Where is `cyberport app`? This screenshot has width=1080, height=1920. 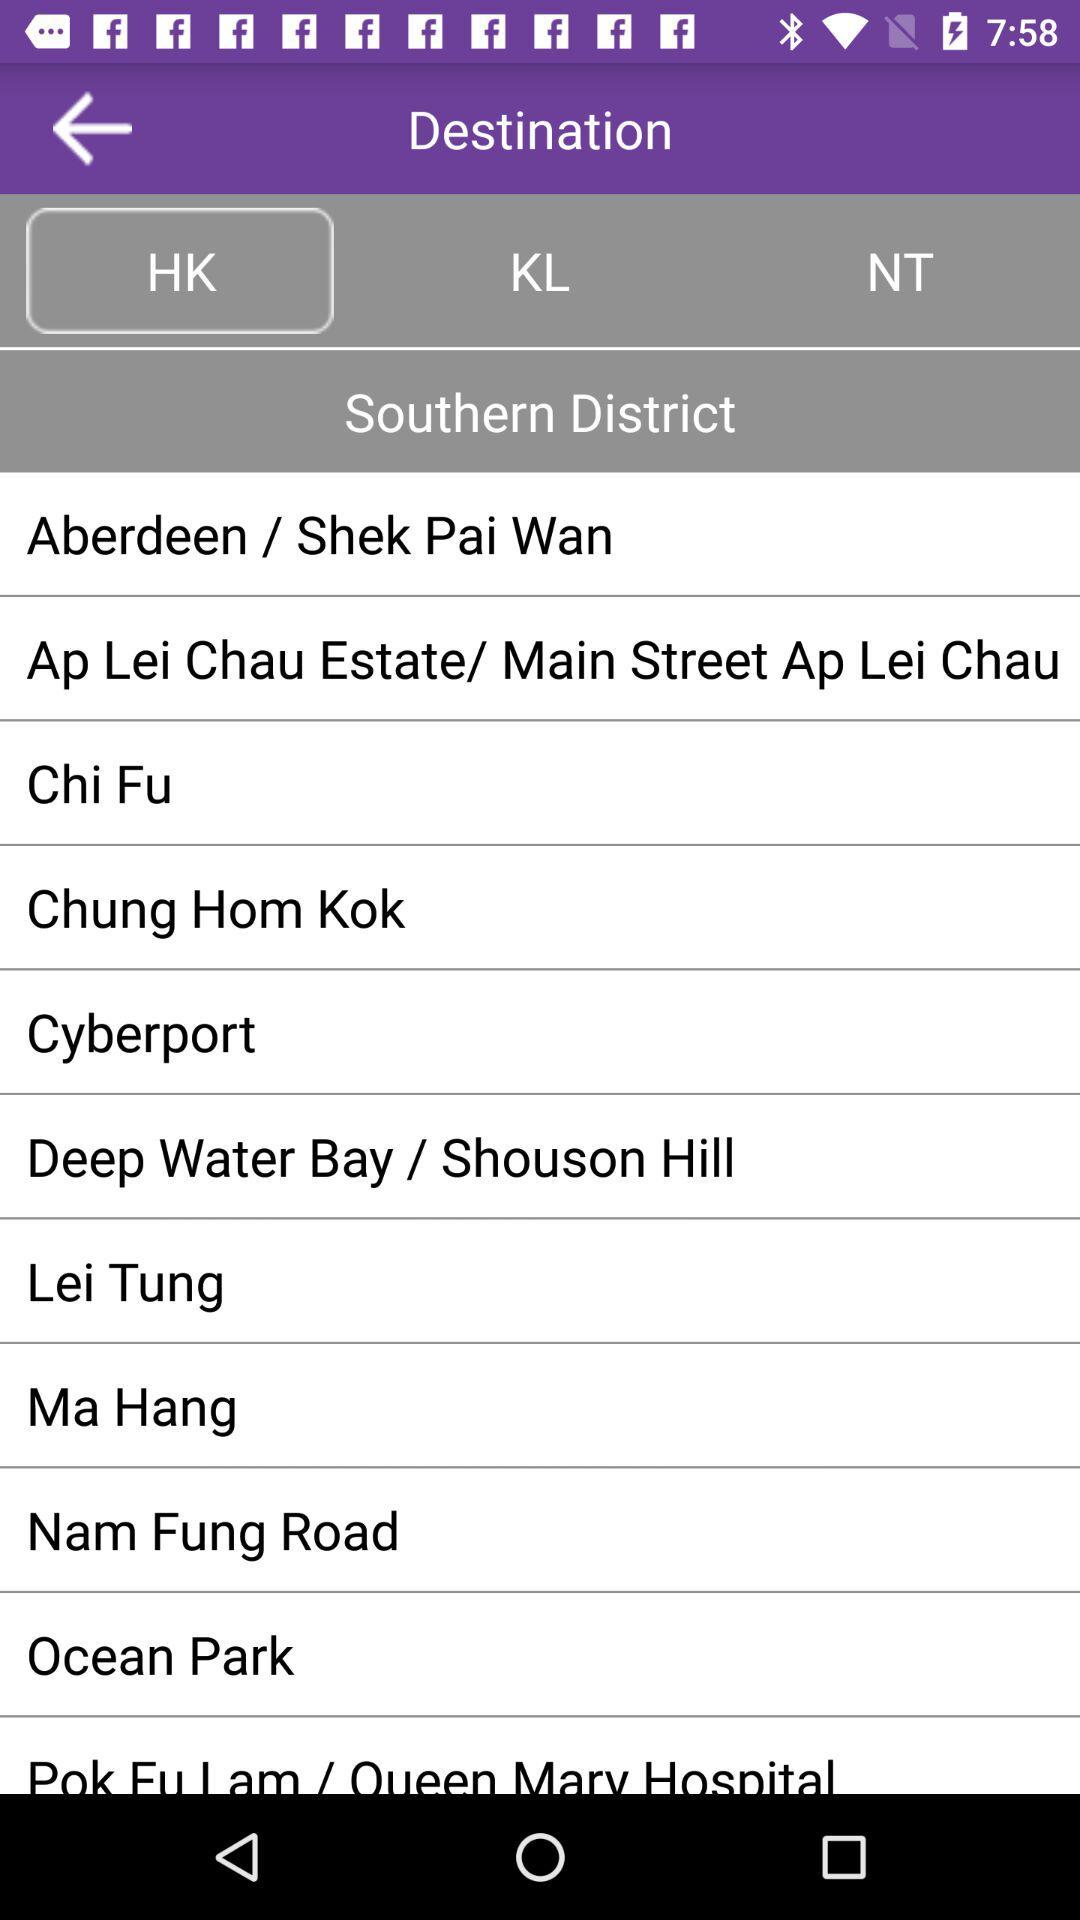
cyberport app is located at coordinates (540, 1031).